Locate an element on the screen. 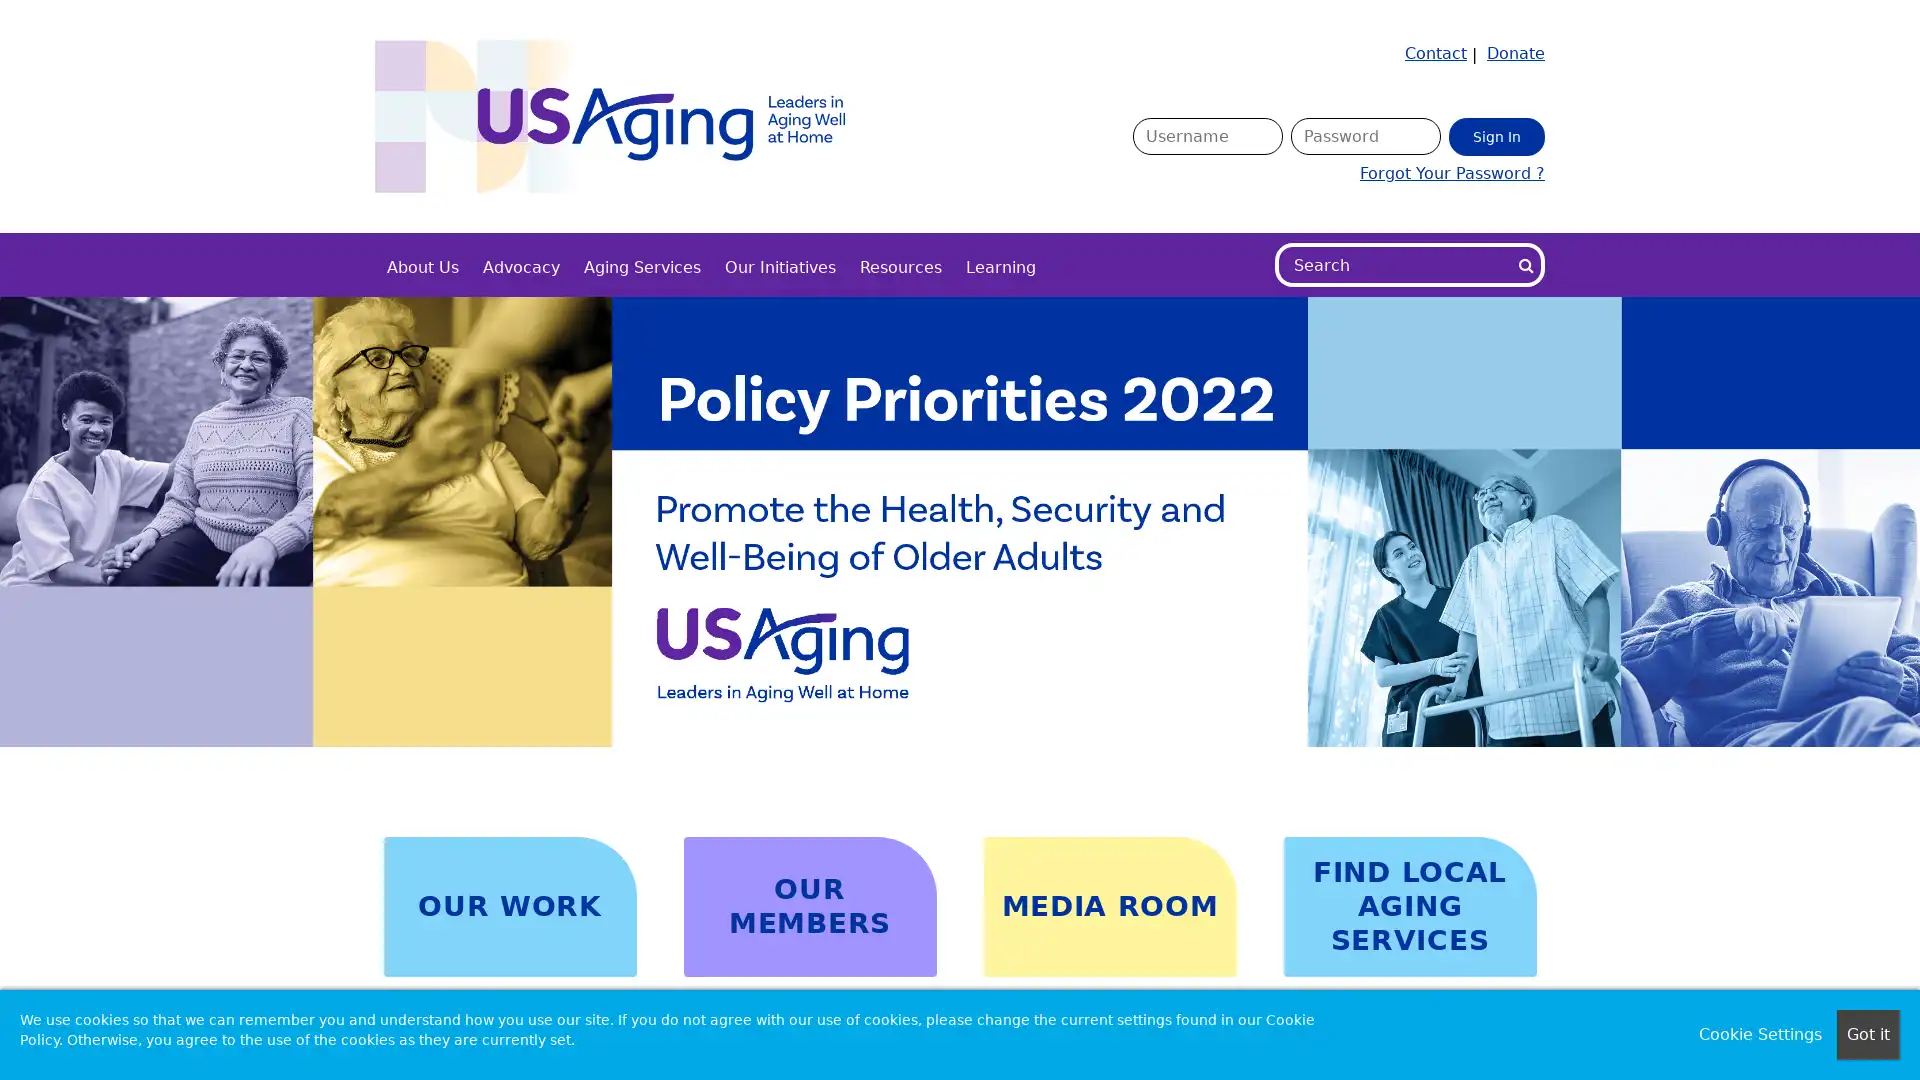 The width and height of the screenshot is (1920, 1080). Got it is located at coordinates (1867, 1034).